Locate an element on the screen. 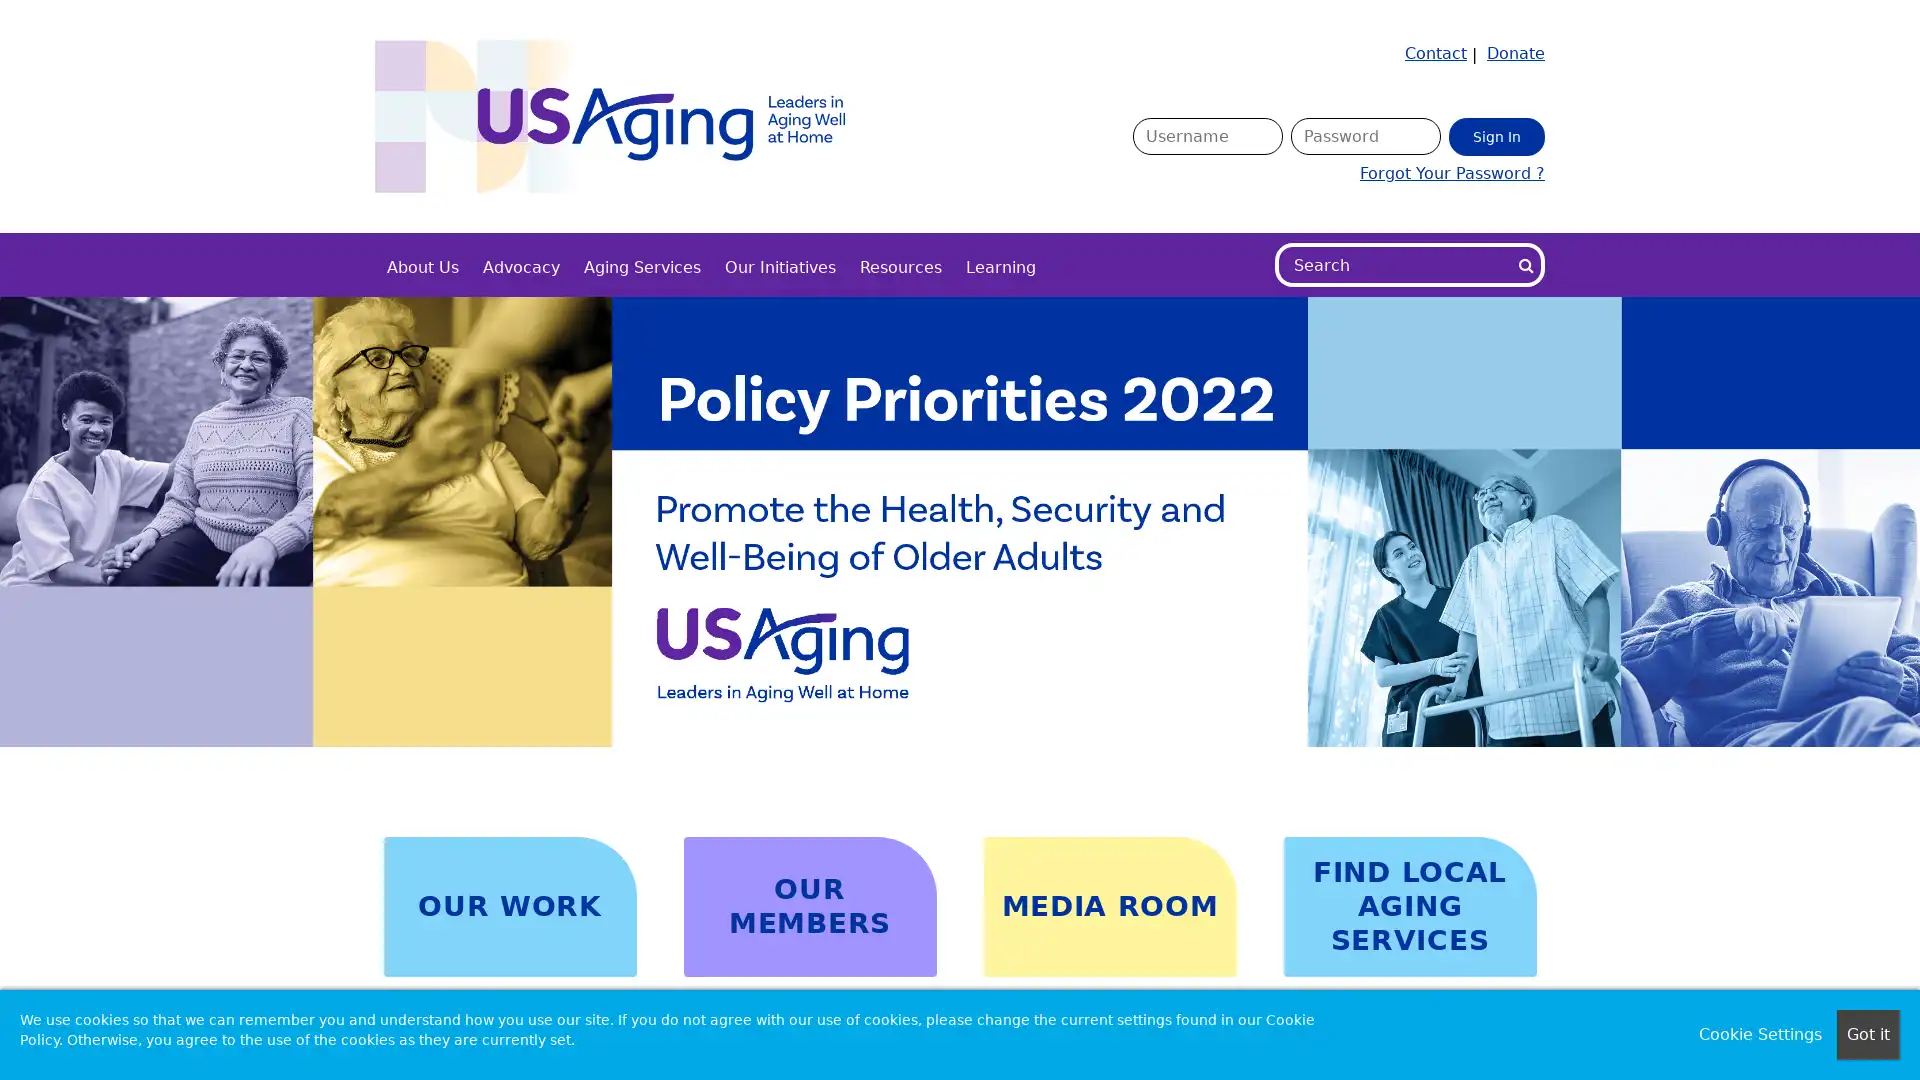 The width and height of the screenshot is (1920, 1080). Got it is located at coordinates (1867, 1034).